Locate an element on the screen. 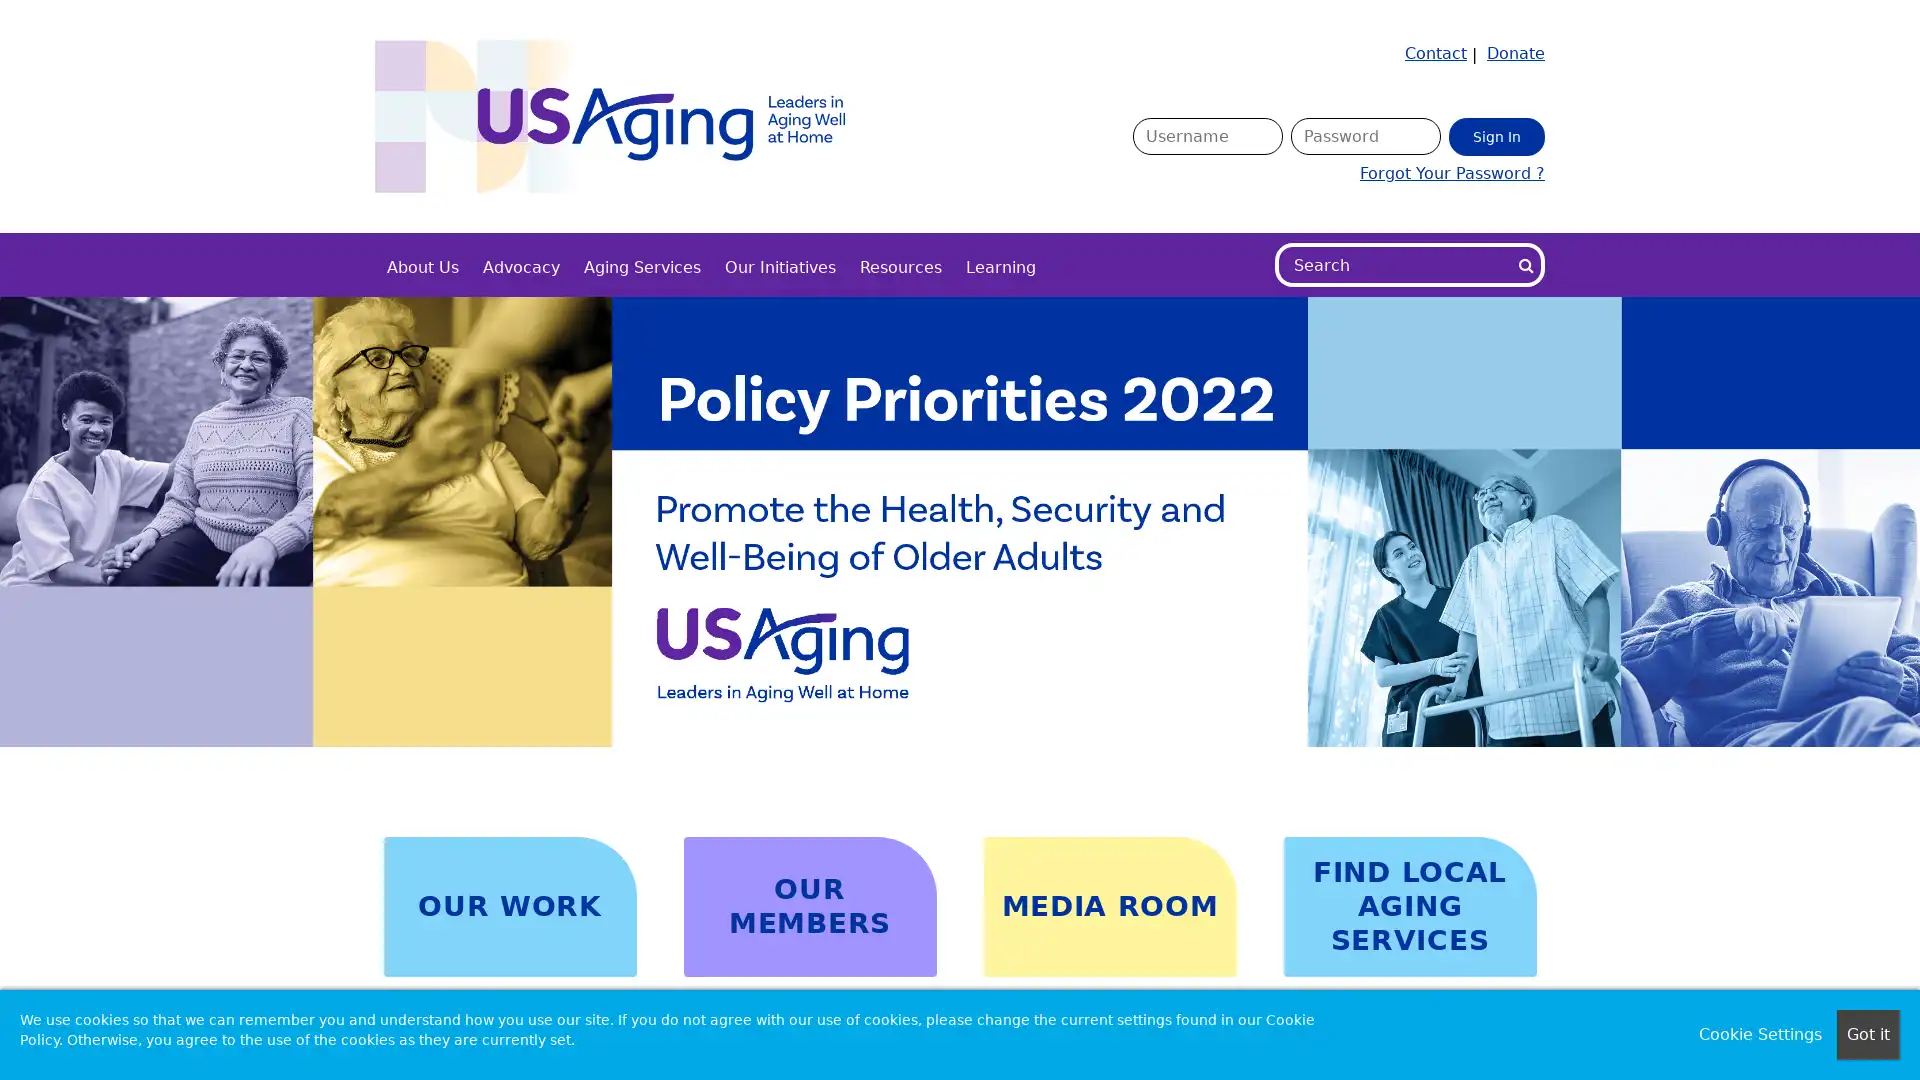 The width and height of the screenshot is (1920, 1080). Got it is located at coordinates (1867, 1034).